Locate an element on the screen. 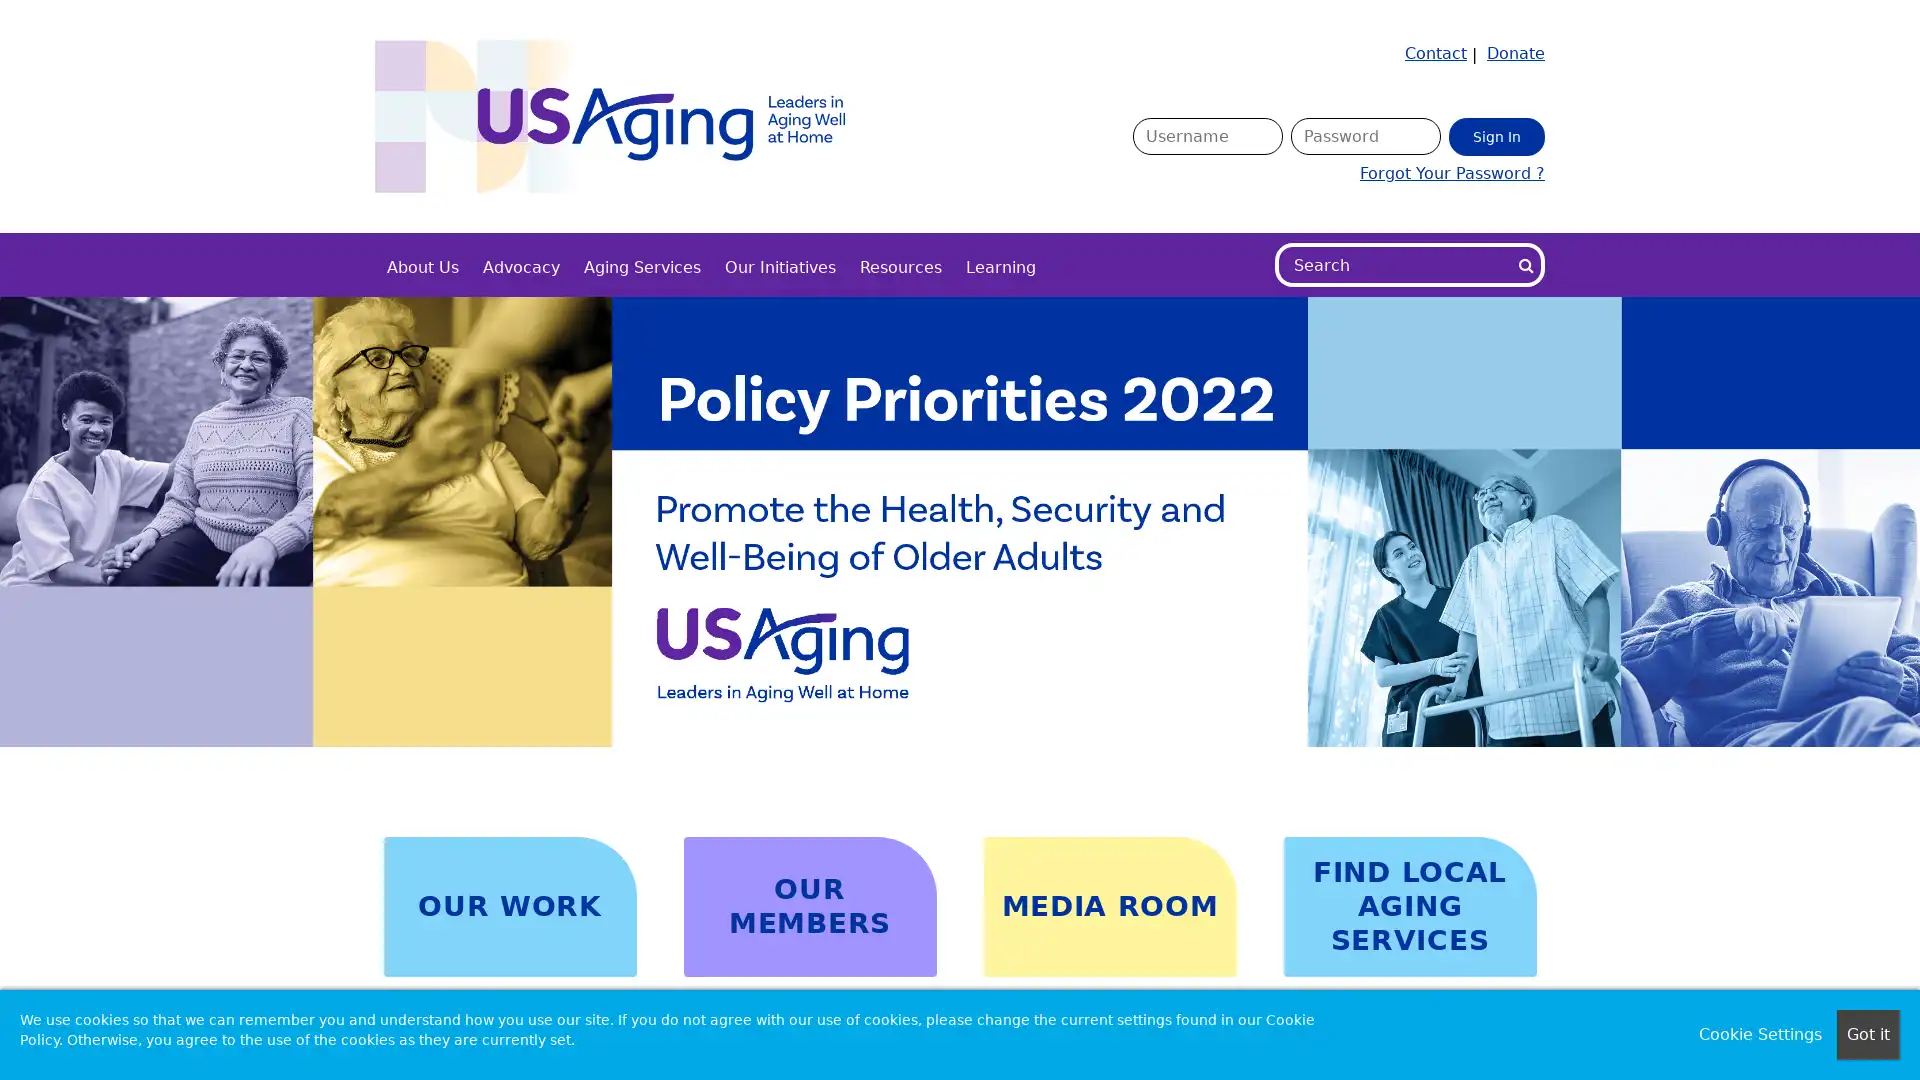 The width and height of the screenshot is (1920, 1080). Got it is located at coordinates (1867, 1034).